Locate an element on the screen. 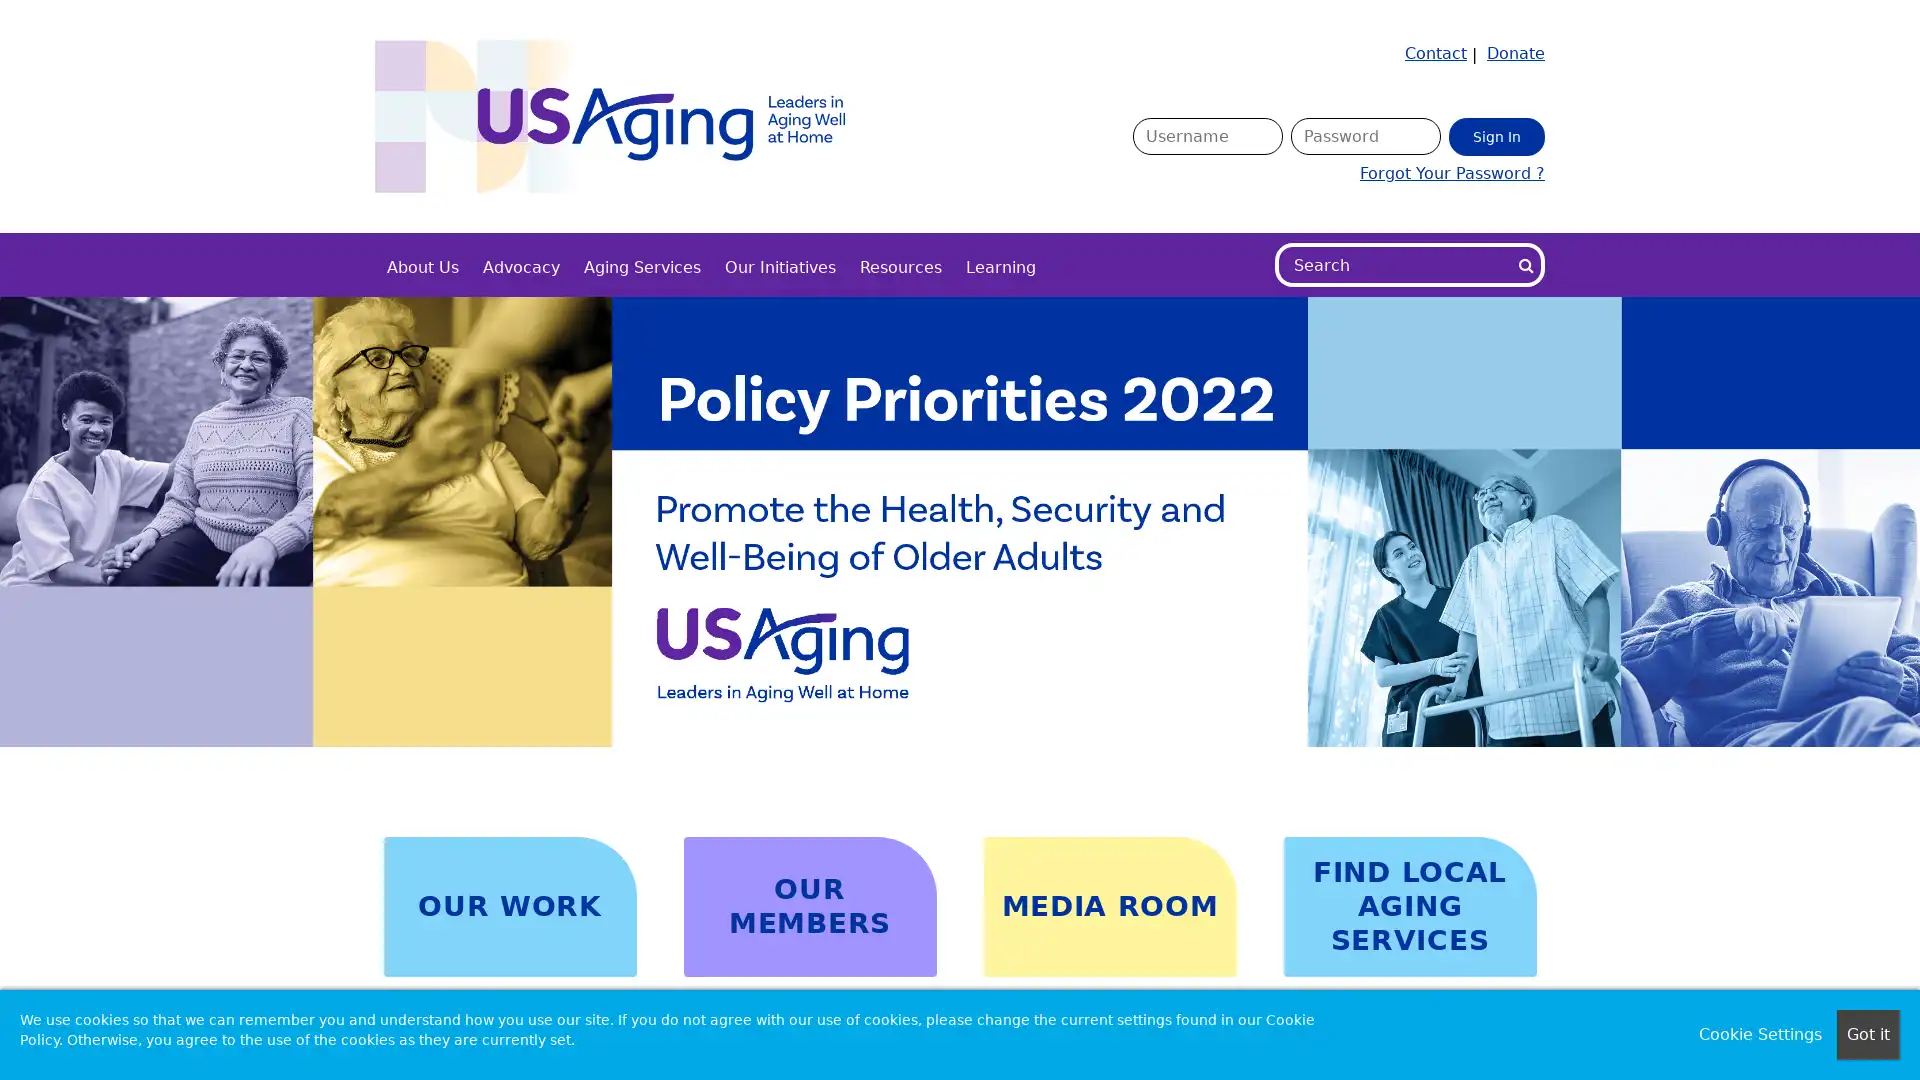 The width and height of the screenshot is (1920, 1080). Got it is located at coordinates (1867, 1034).